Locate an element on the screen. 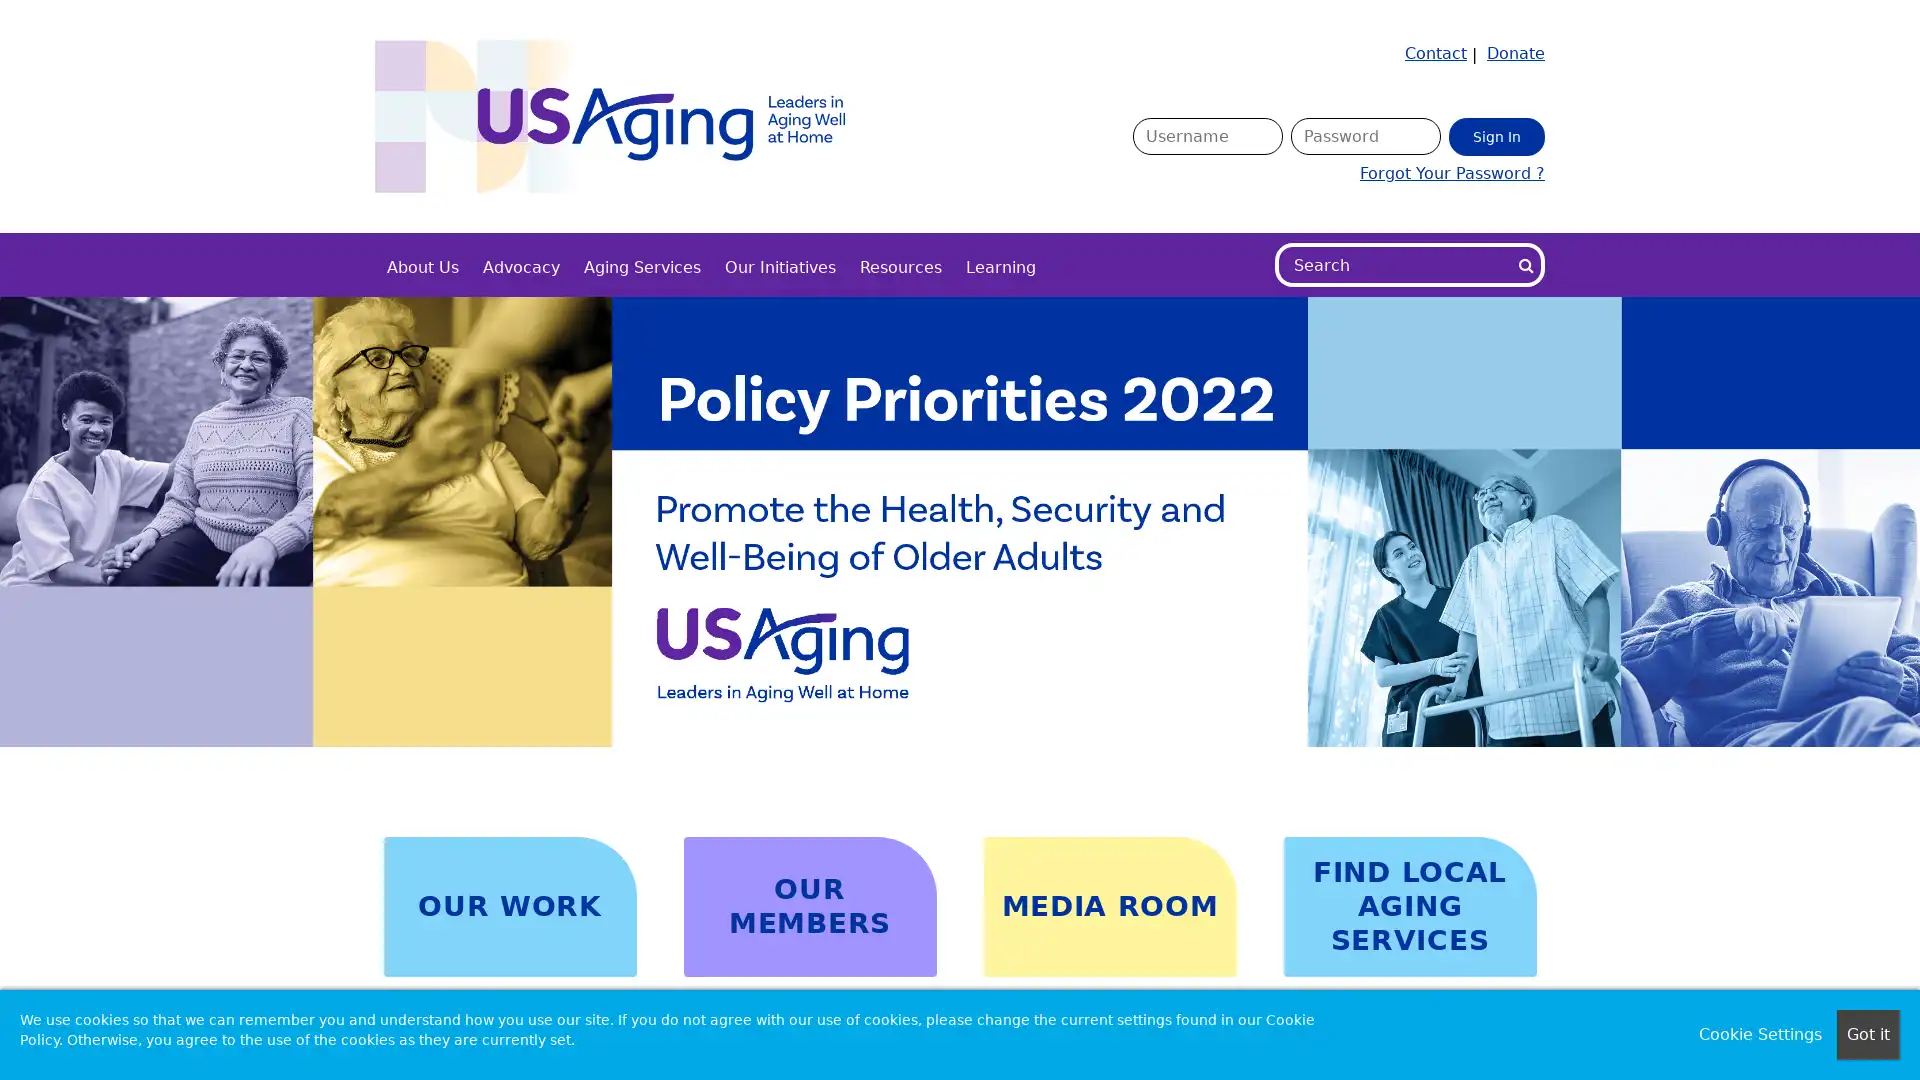 The width and height of the screenshot is (1920, 1080). Got it is located at coordinates (1867, 1034).